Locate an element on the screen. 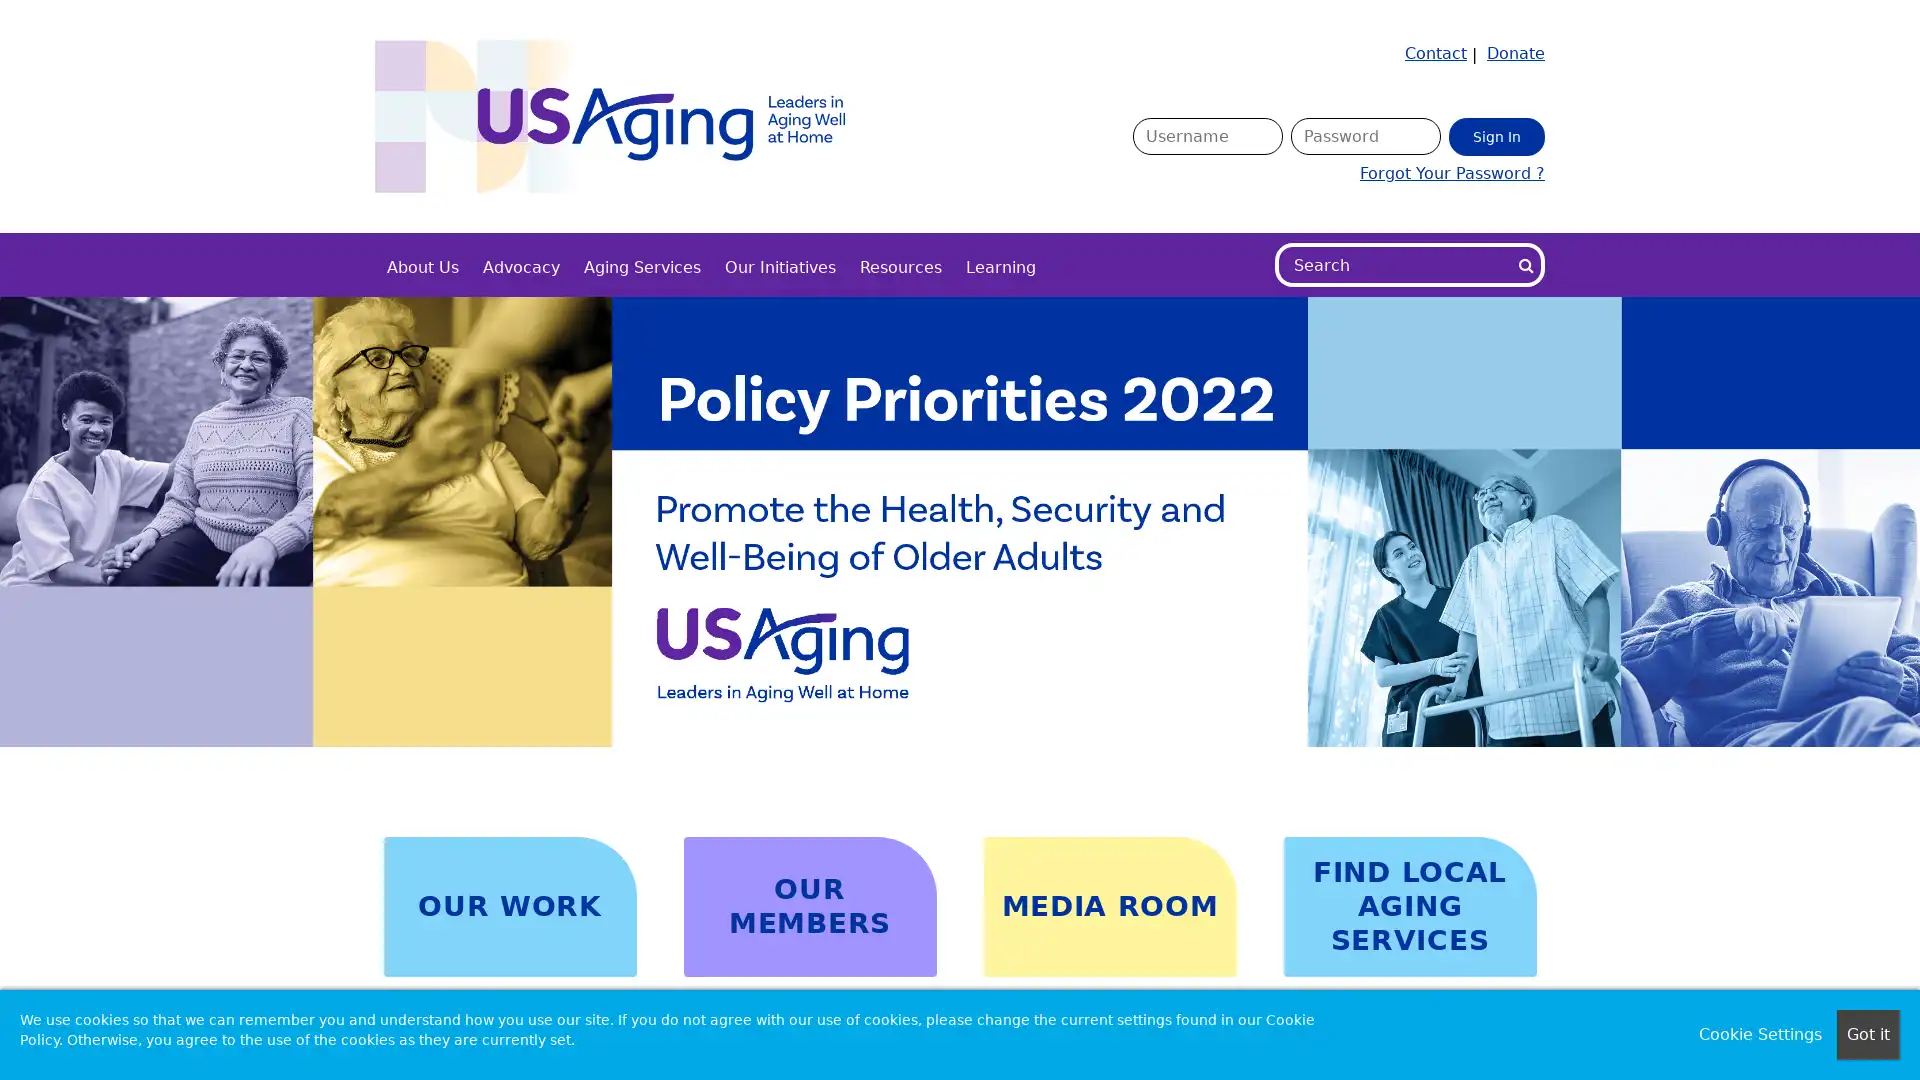 The width and height of the screenshot is (1920, 1080). Got it is located at coordinates (1867, 1034).